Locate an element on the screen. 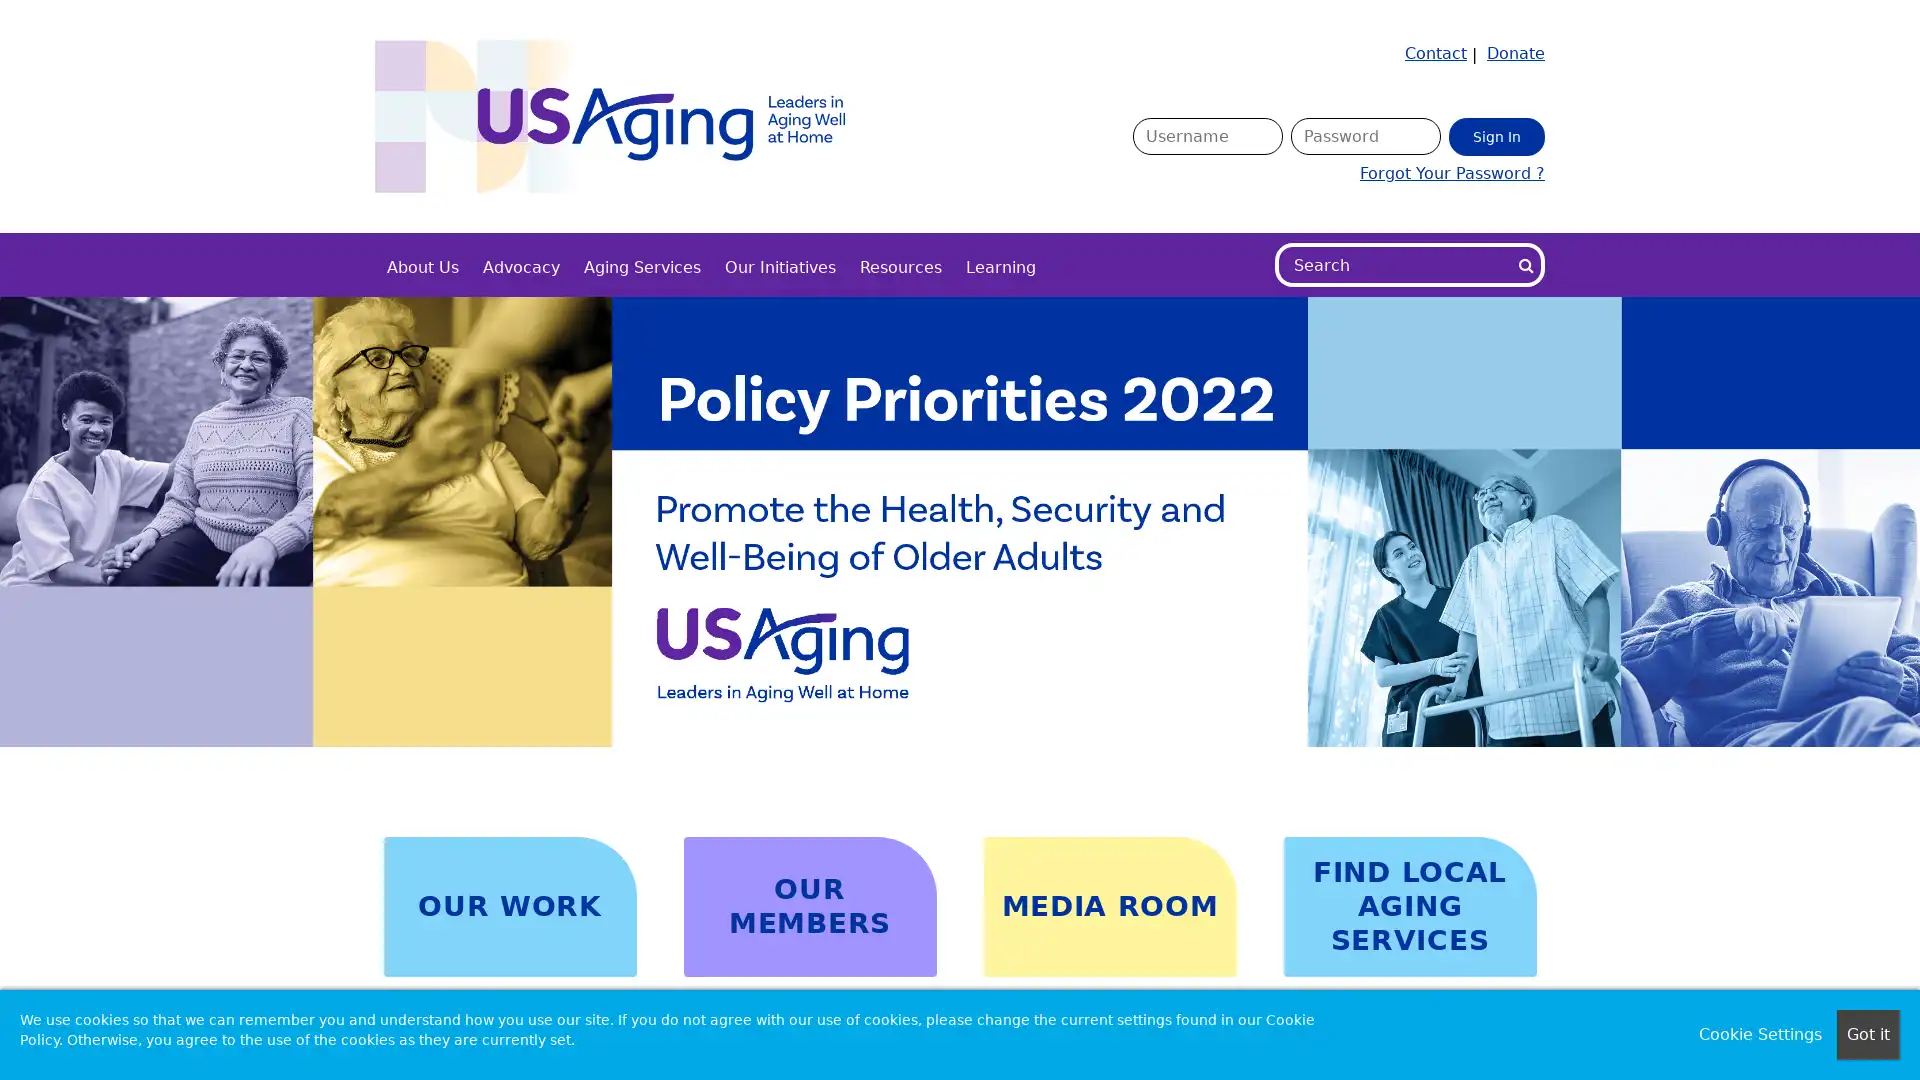 The width and height of the screenshot is (1920, 1080). Got it is located at coordinates (1867, 1034).